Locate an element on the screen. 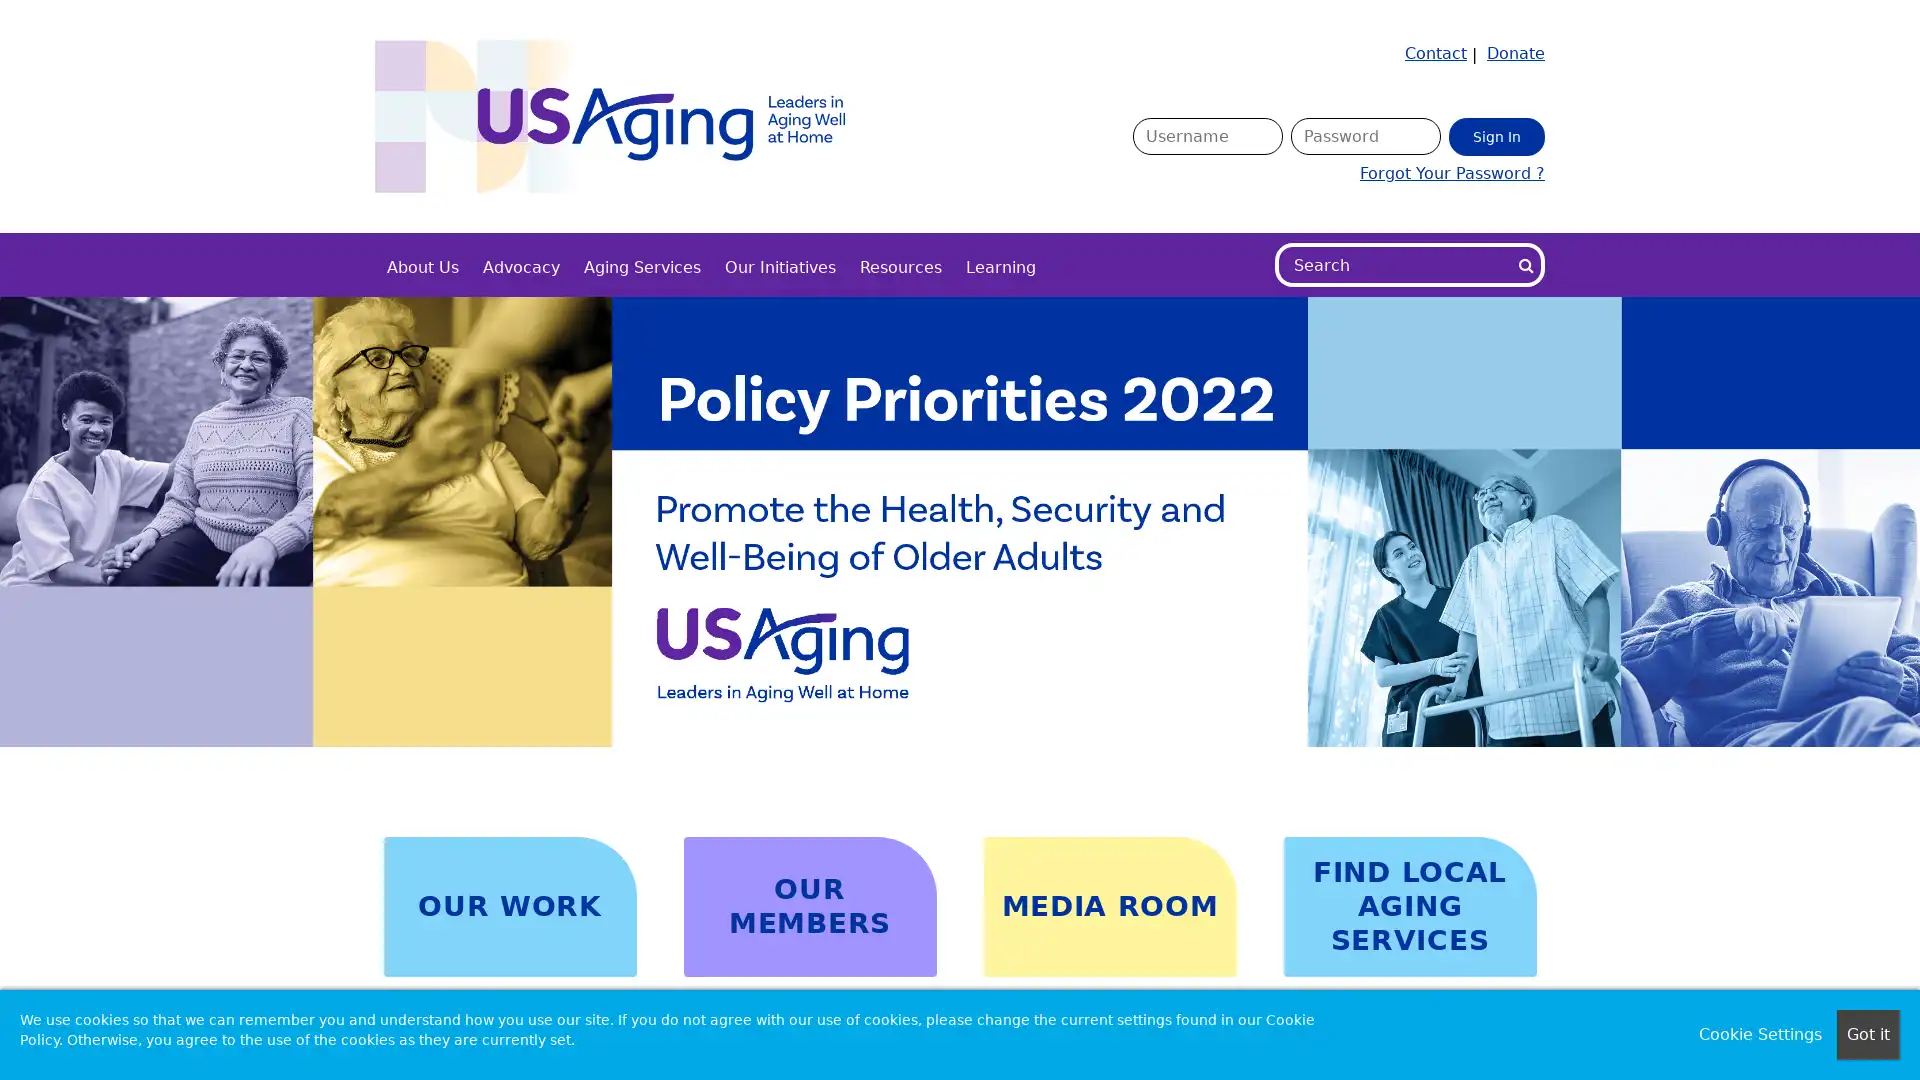 The width and height of the screenshot is (1920, 1080). Got it is located at coordinates (1867, 1034).